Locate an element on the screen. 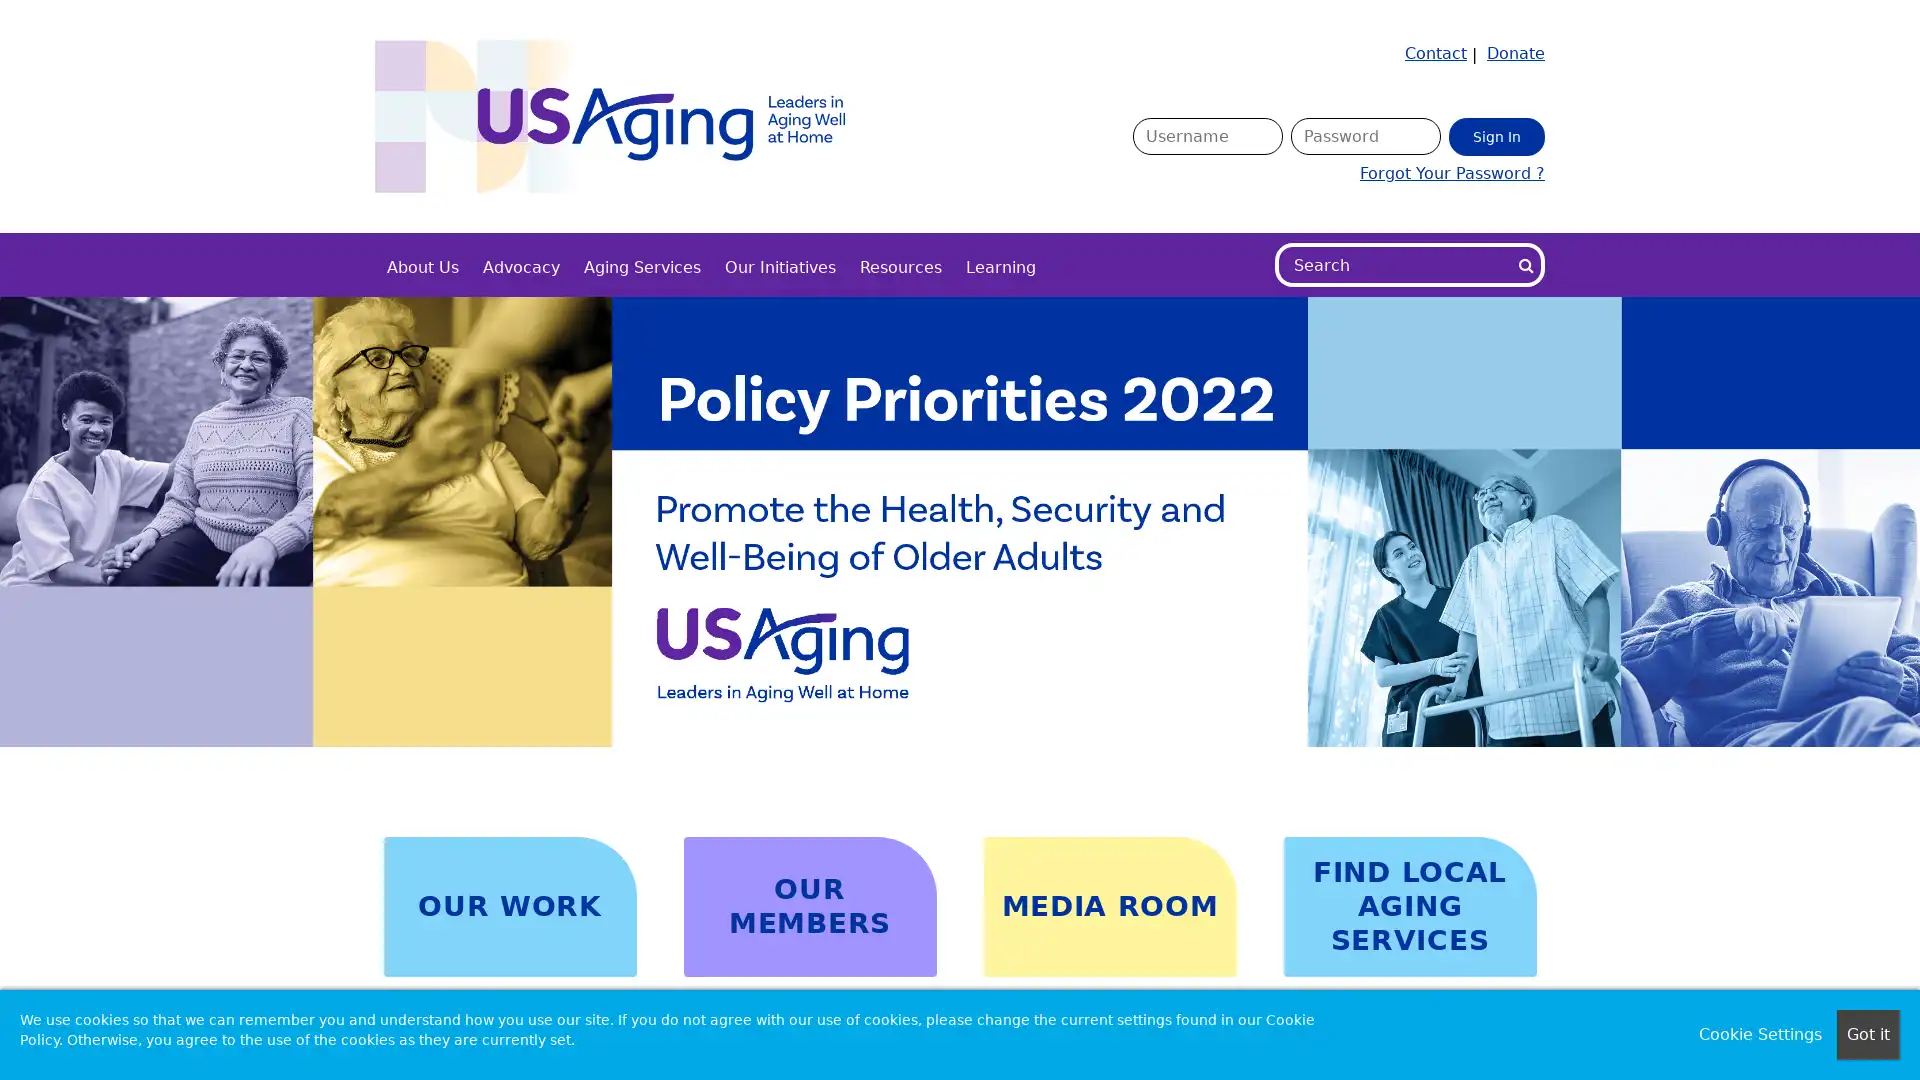 The width and height of the screenshot is (1920, 1080). Got it is located at coordinates (1867, 1034).